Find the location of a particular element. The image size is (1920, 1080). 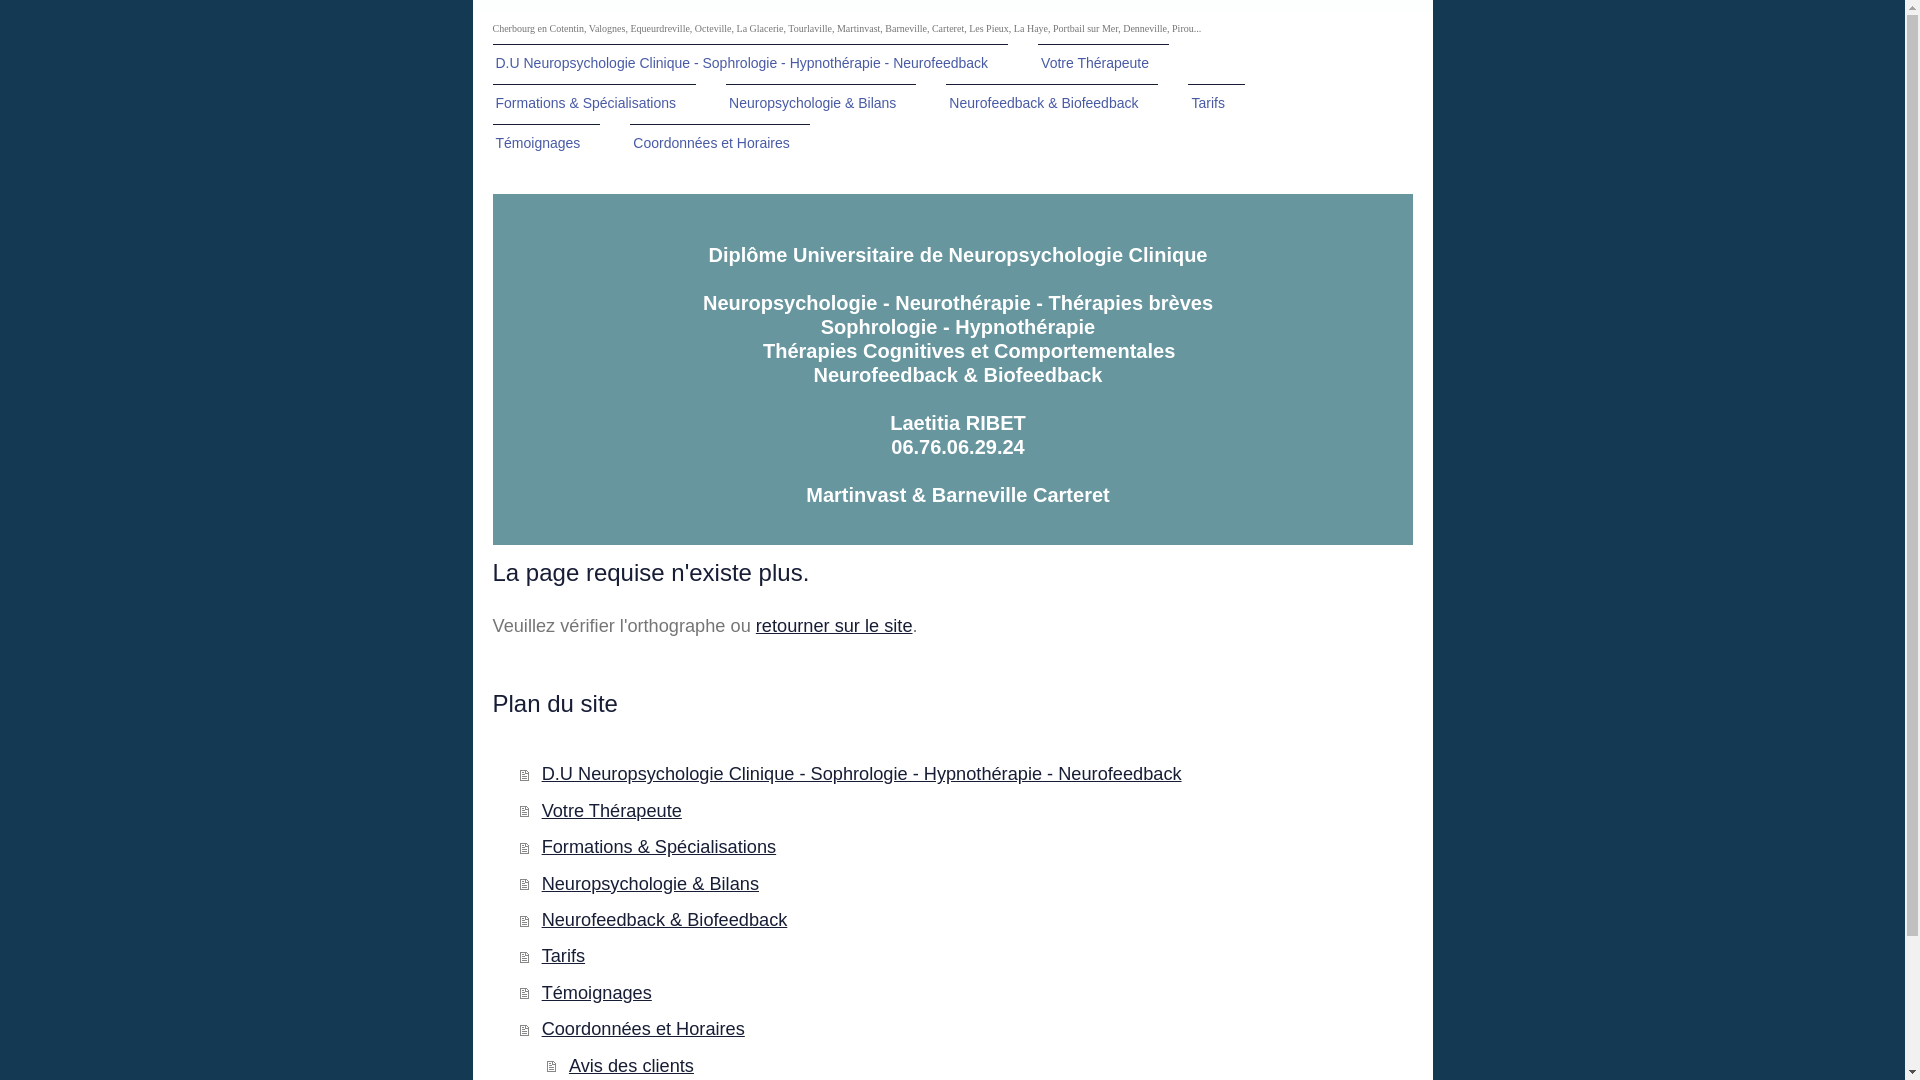

'Neurofeedback & Biofeedback' is located at coordinates (1050, 104).